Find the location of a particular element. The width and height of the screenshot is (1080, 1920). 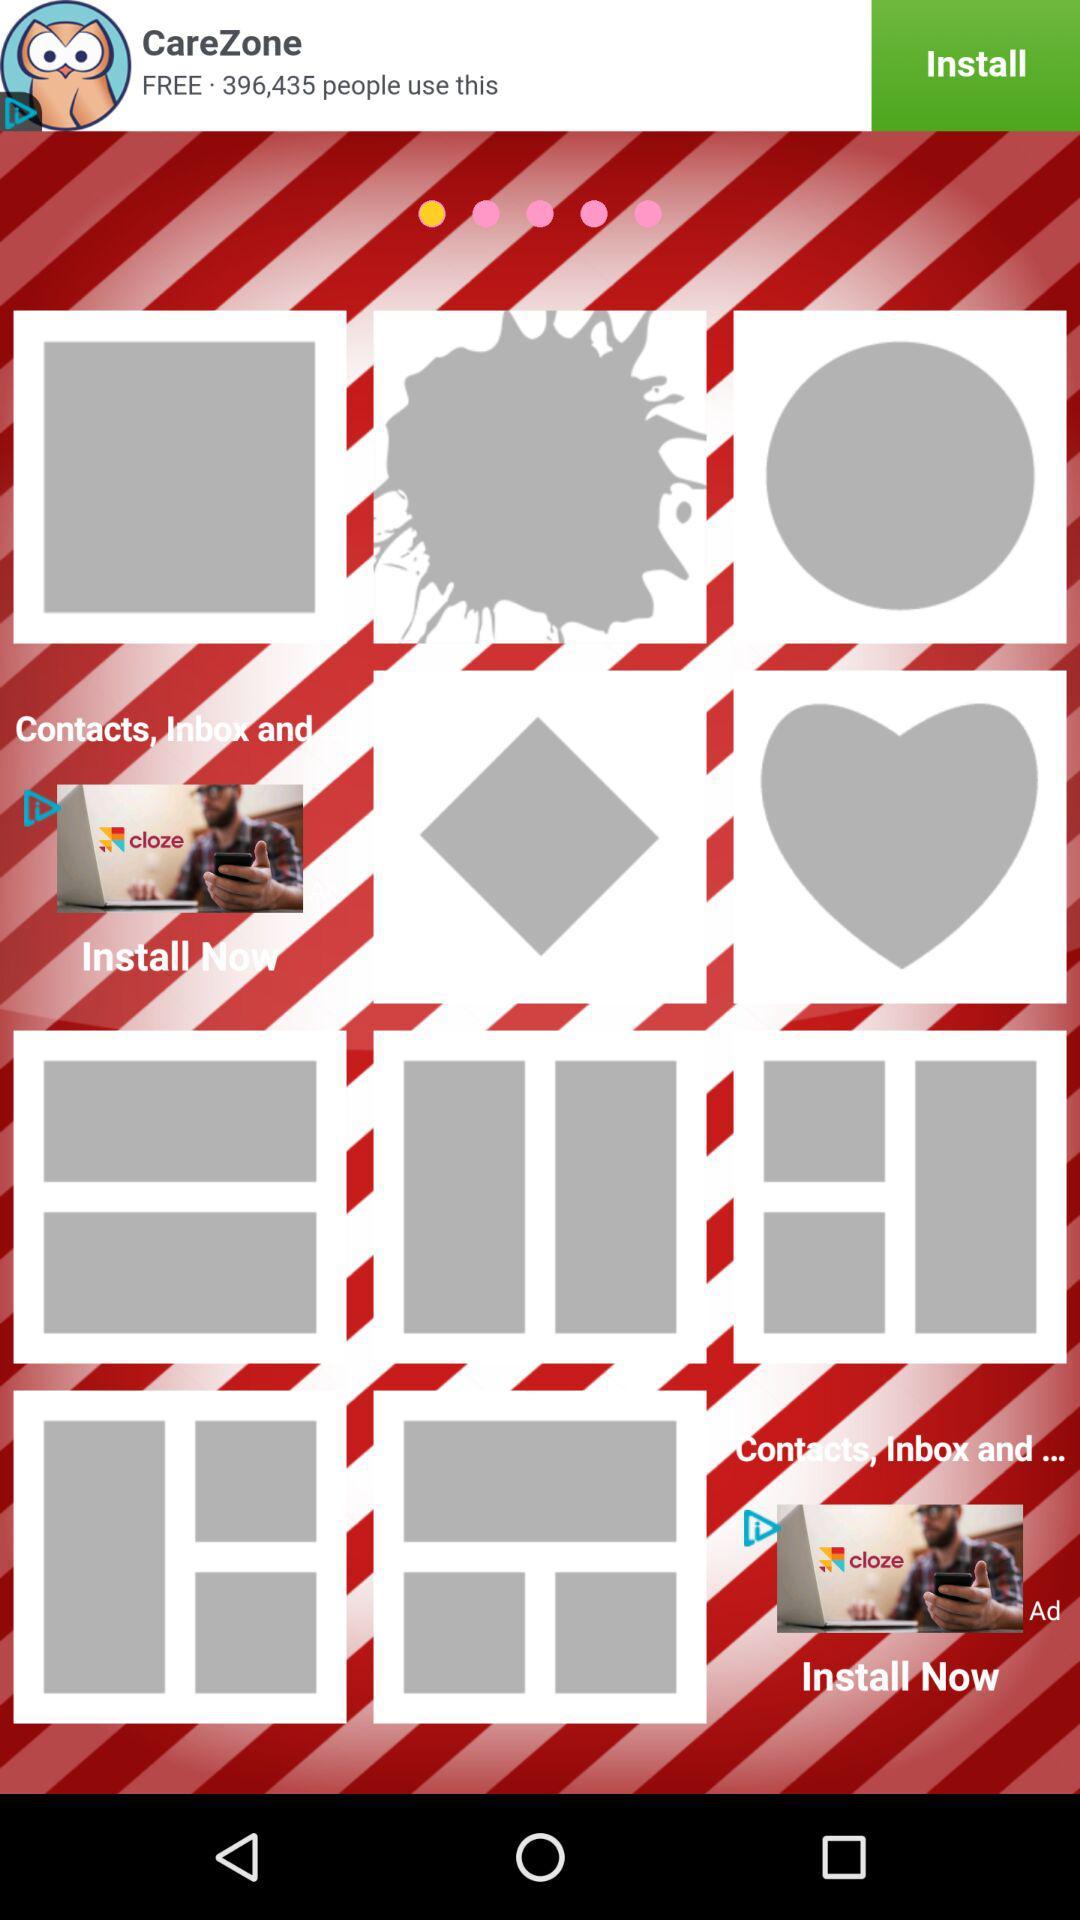

photo frame is located at coordinates (898, 1196).